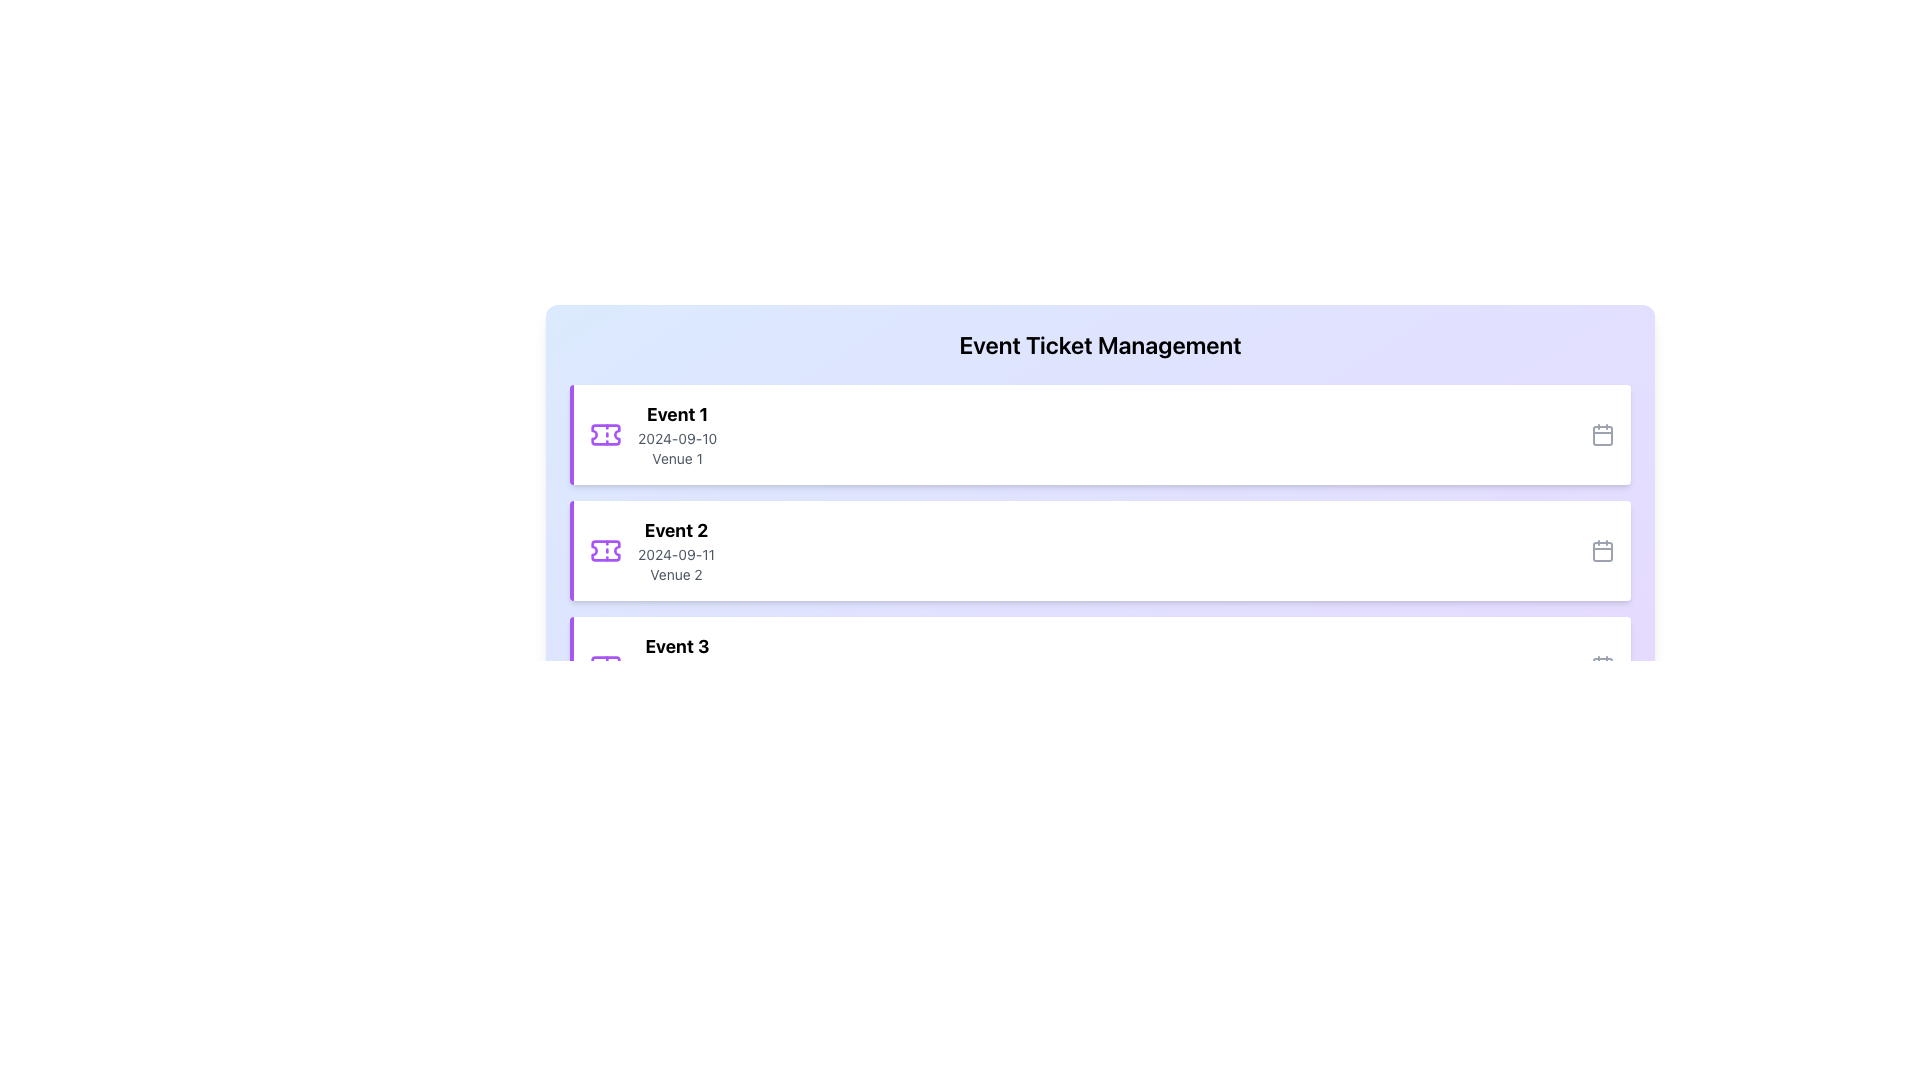 This screenshot has width=1920, height=1080. I want to click on the small gray text label displaying the date '2024-09-11', which is positioned between 'Event 2' and 'Venue 2' in the vertical stack of event details, so click(676, 555).